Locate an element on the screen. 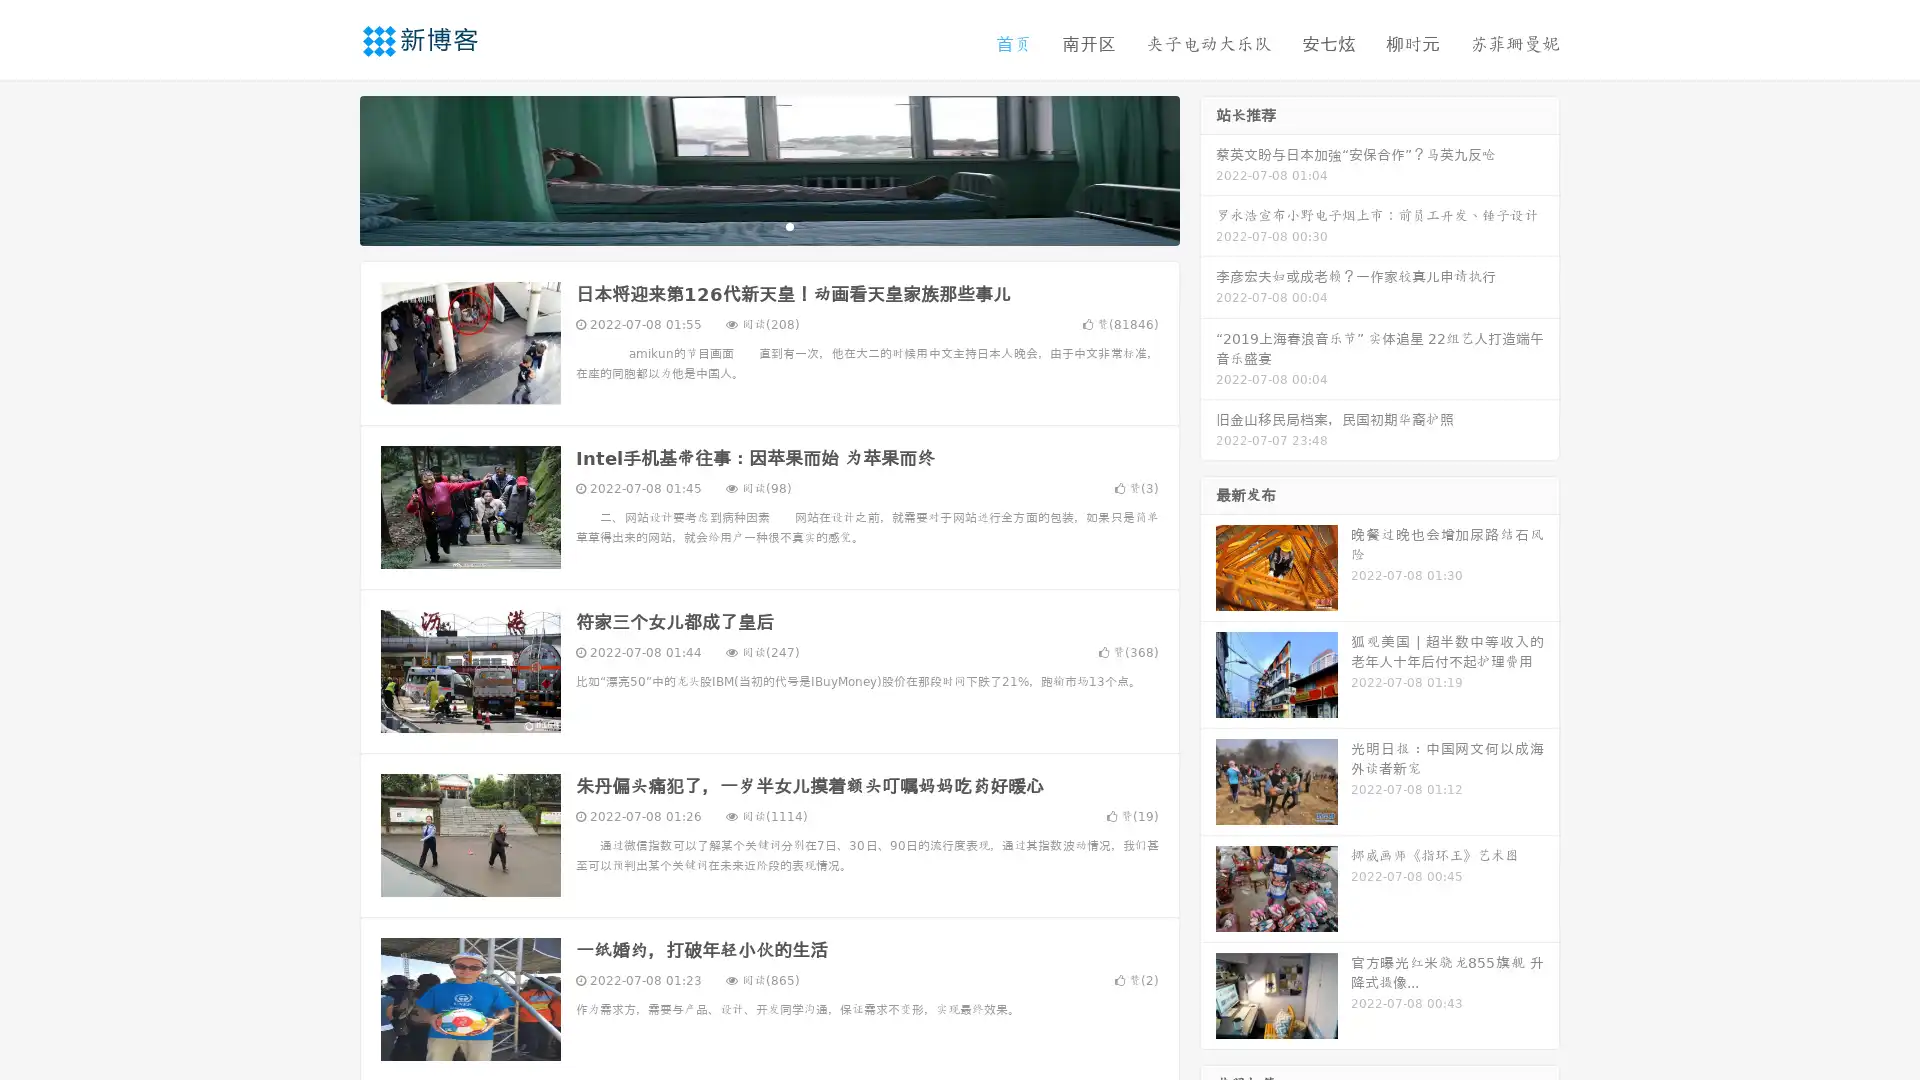 The image size is (1920, 1080). Go to slide 1 is located at coordinates (748, 225).